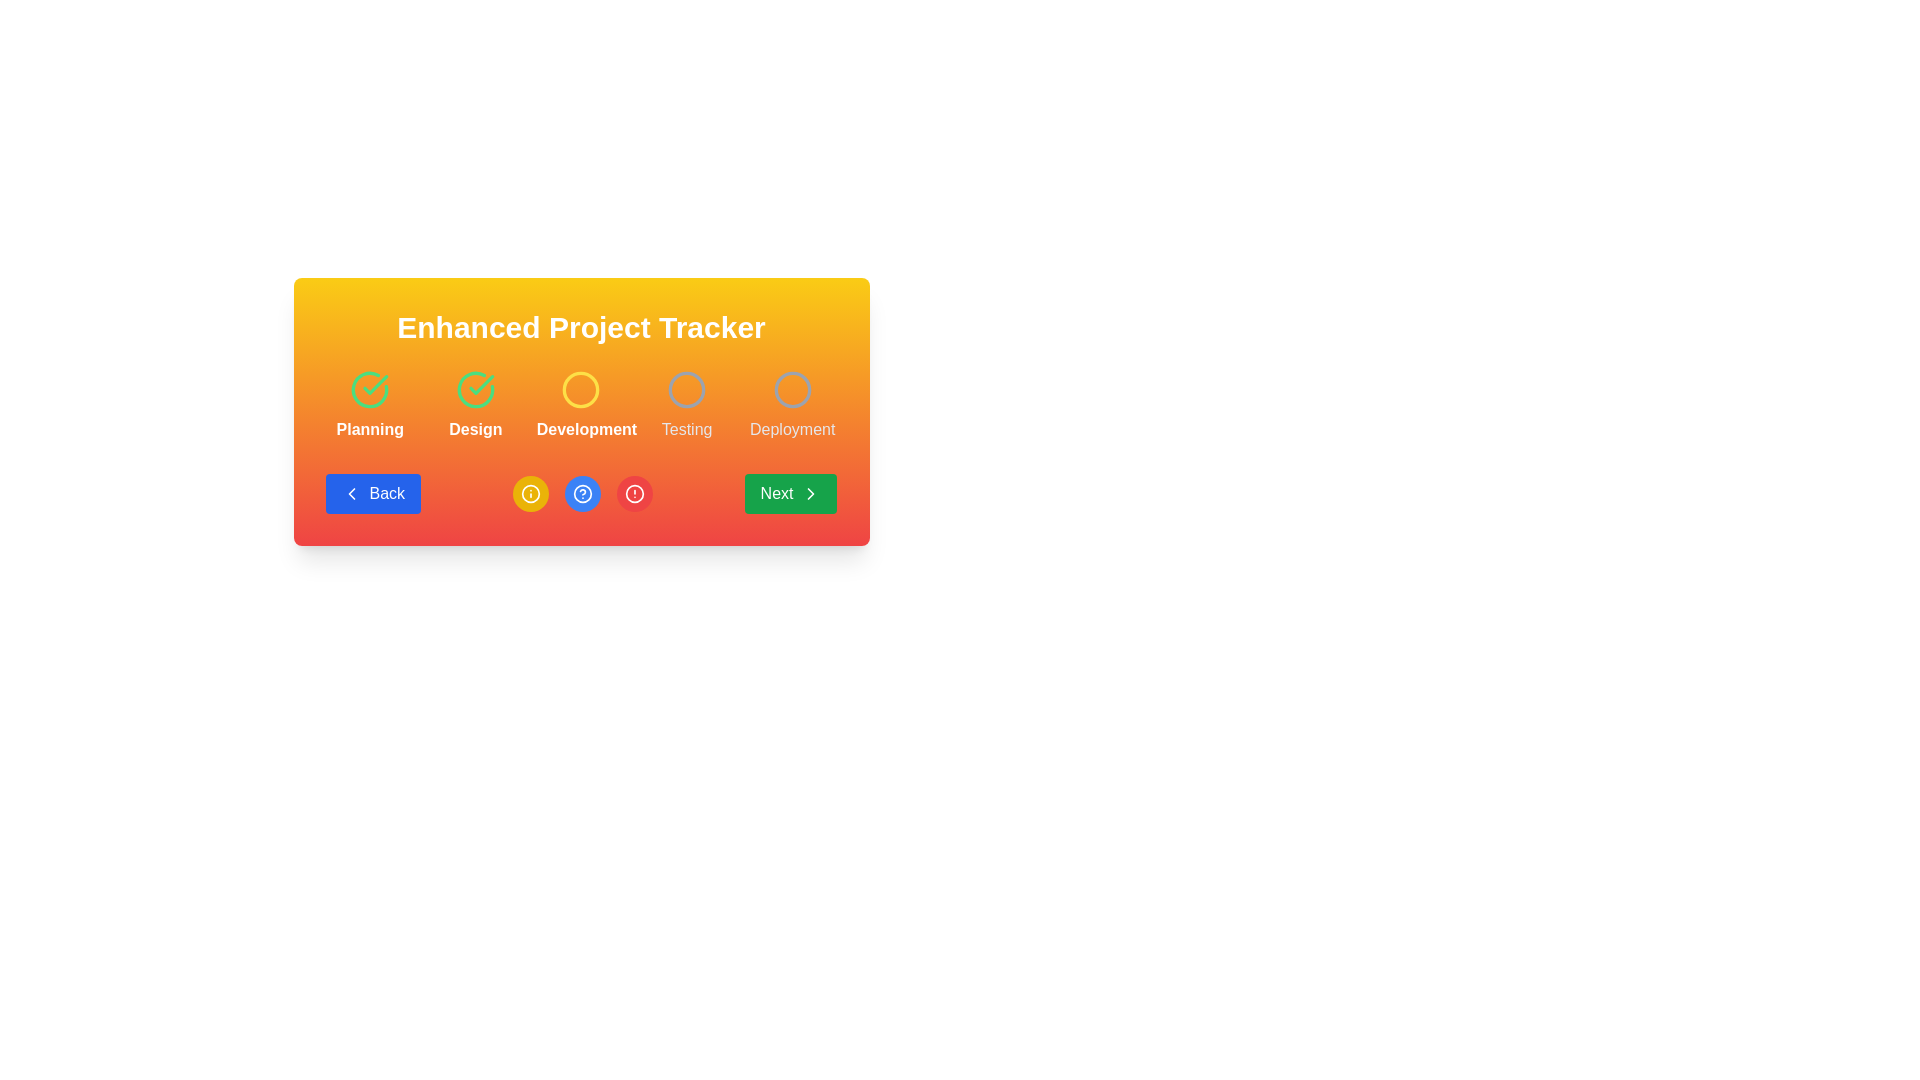  What do you see at coordinates (633, 493) in the screenshot?
I see `the third circular icon below the text 'Enhanced Project Tracker'` at bounding box center [633, 493].